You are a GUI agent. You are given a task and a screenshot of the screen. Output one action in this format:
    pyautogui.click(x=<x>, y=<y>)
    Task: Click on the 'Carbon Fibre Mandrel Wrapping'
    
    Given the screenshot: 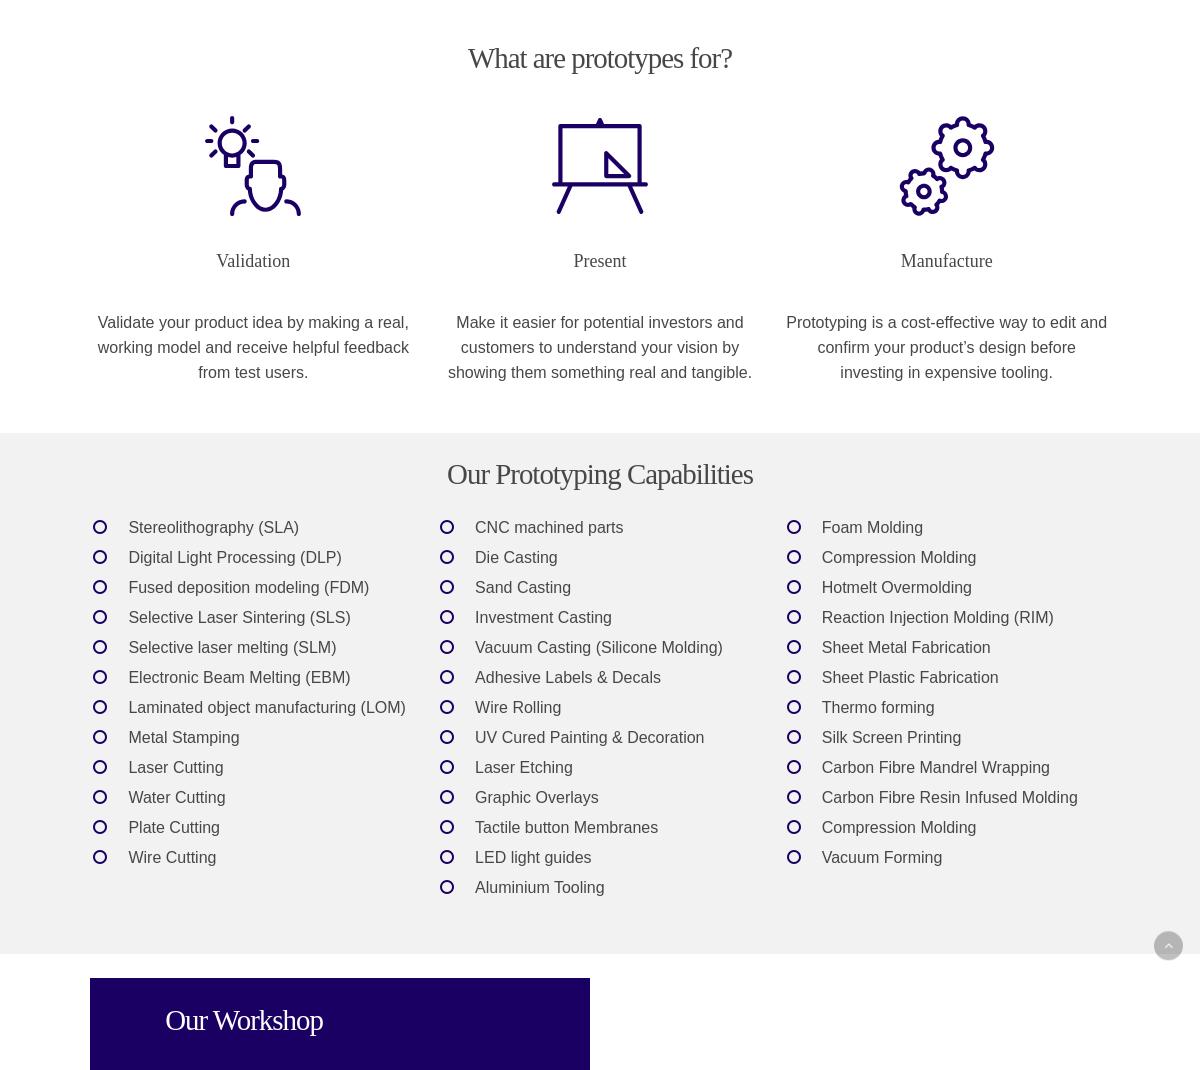 What is the action you would take?
    pyautogui.click(x=820, y=765)
    